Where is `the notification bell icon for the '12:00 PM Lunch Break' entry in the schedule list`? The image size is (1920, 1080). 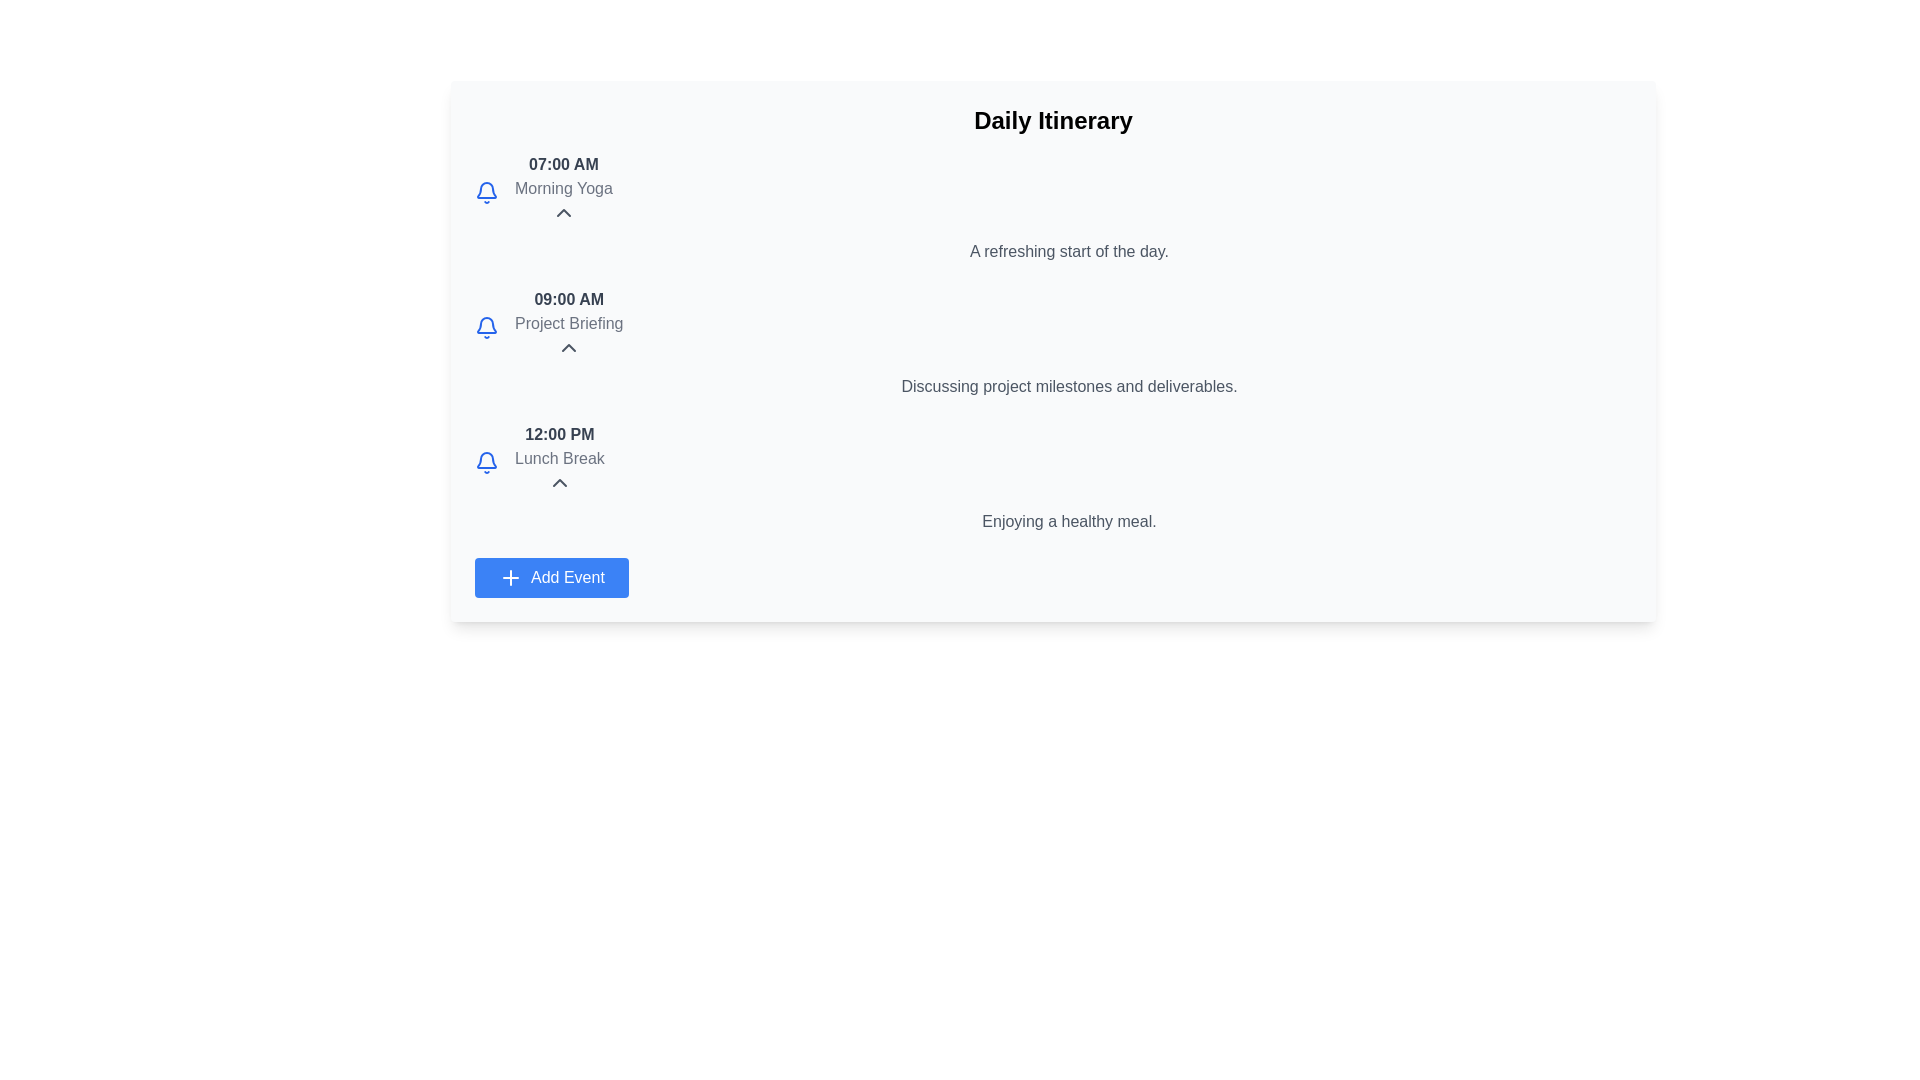 the notification bell icon for the '12:00 PM Lunch Break' entry in the schedule list is located at coordinates (486, 323).